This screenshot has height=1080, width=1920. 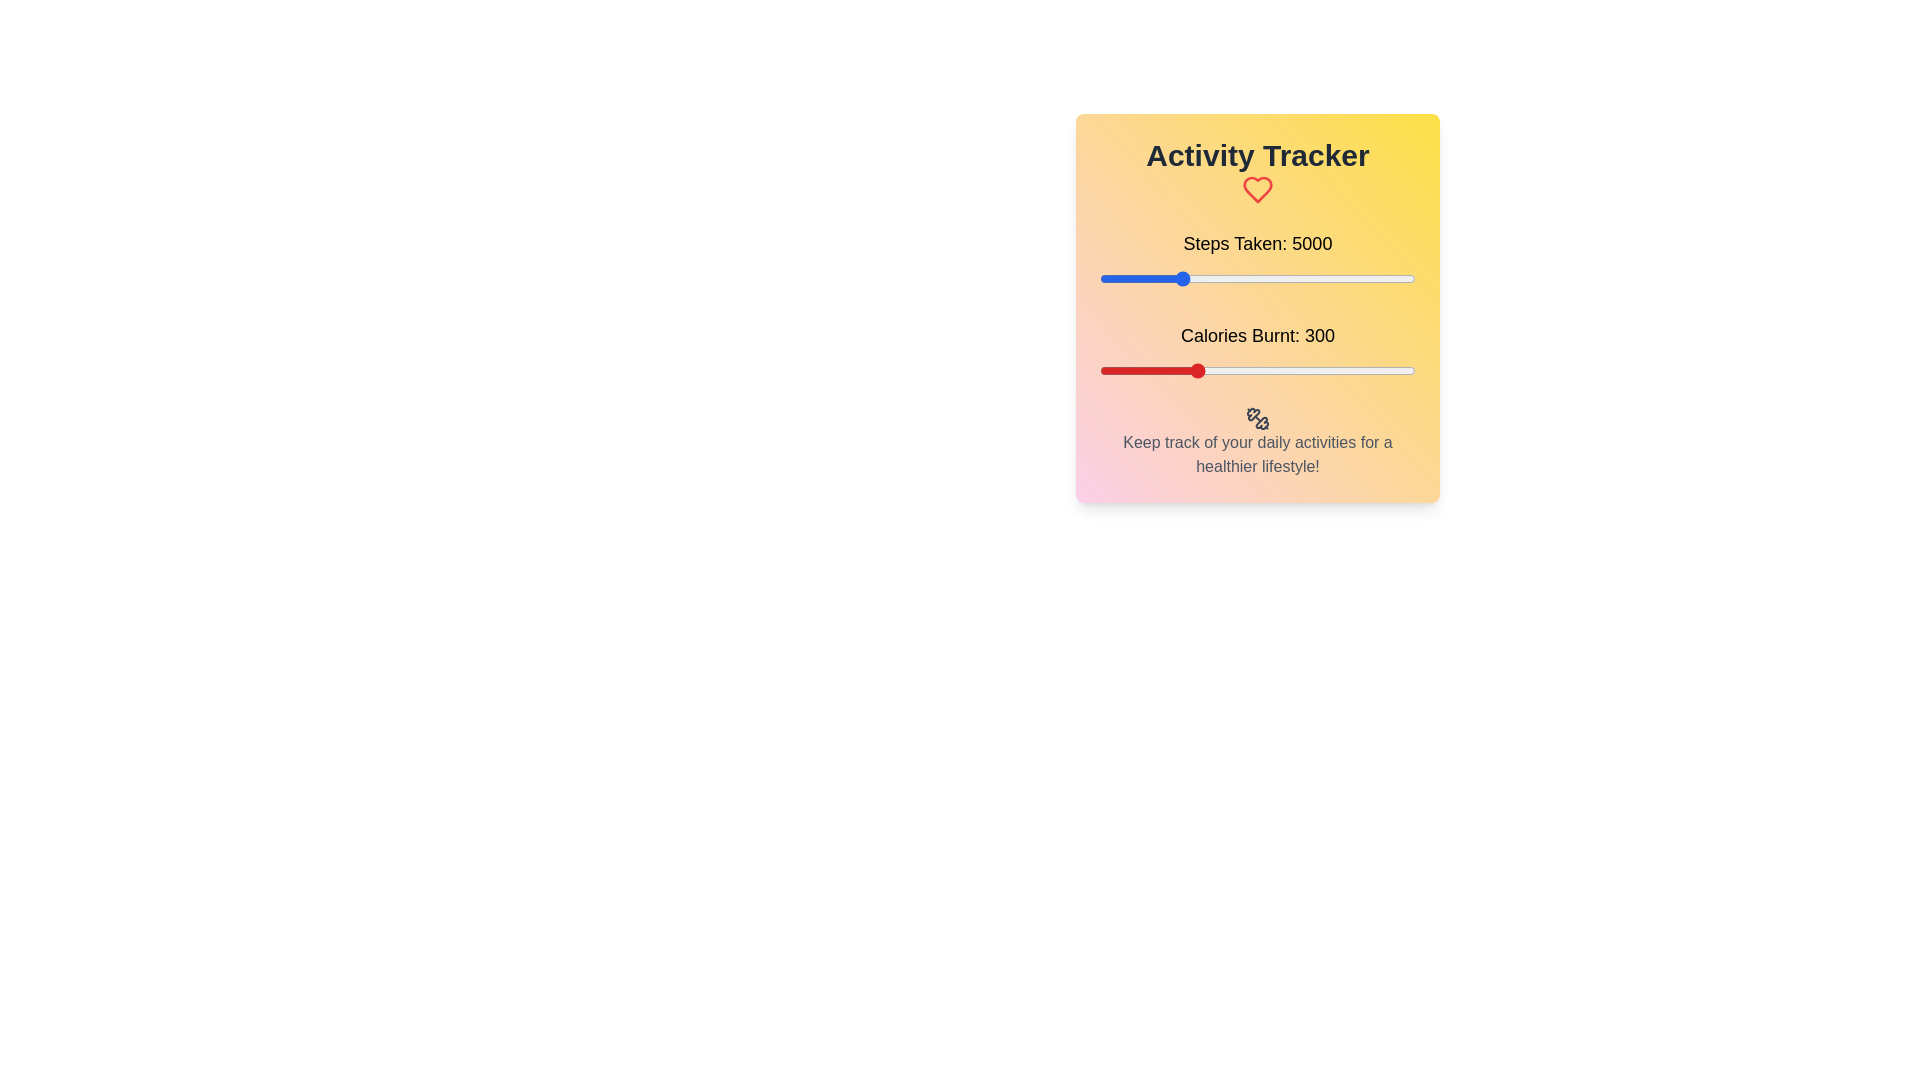 What do you see at coordinates (1250, 278) in the screenshot?
I see `steps taken` at bounding box center [1250, 278].